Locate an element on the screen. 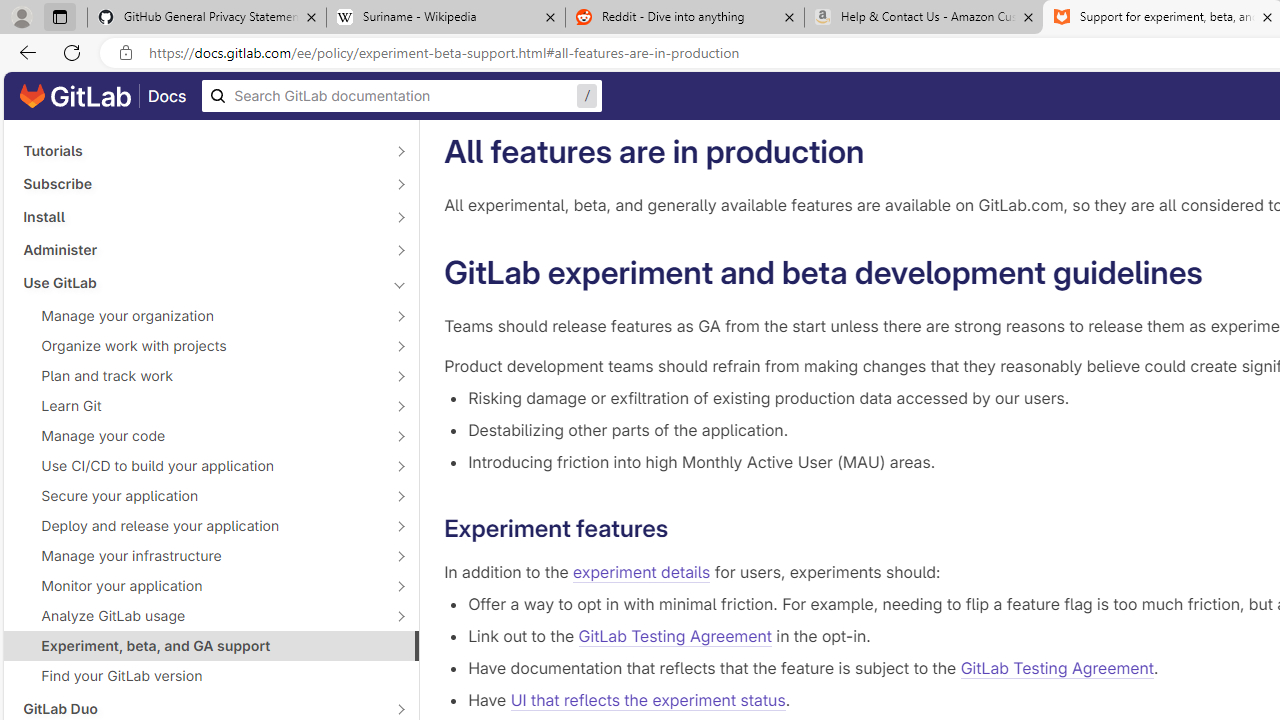 The height and width of the screenshot is (720, 1280). 'Manage your infrastructure' is located at coordinates (200, 555).